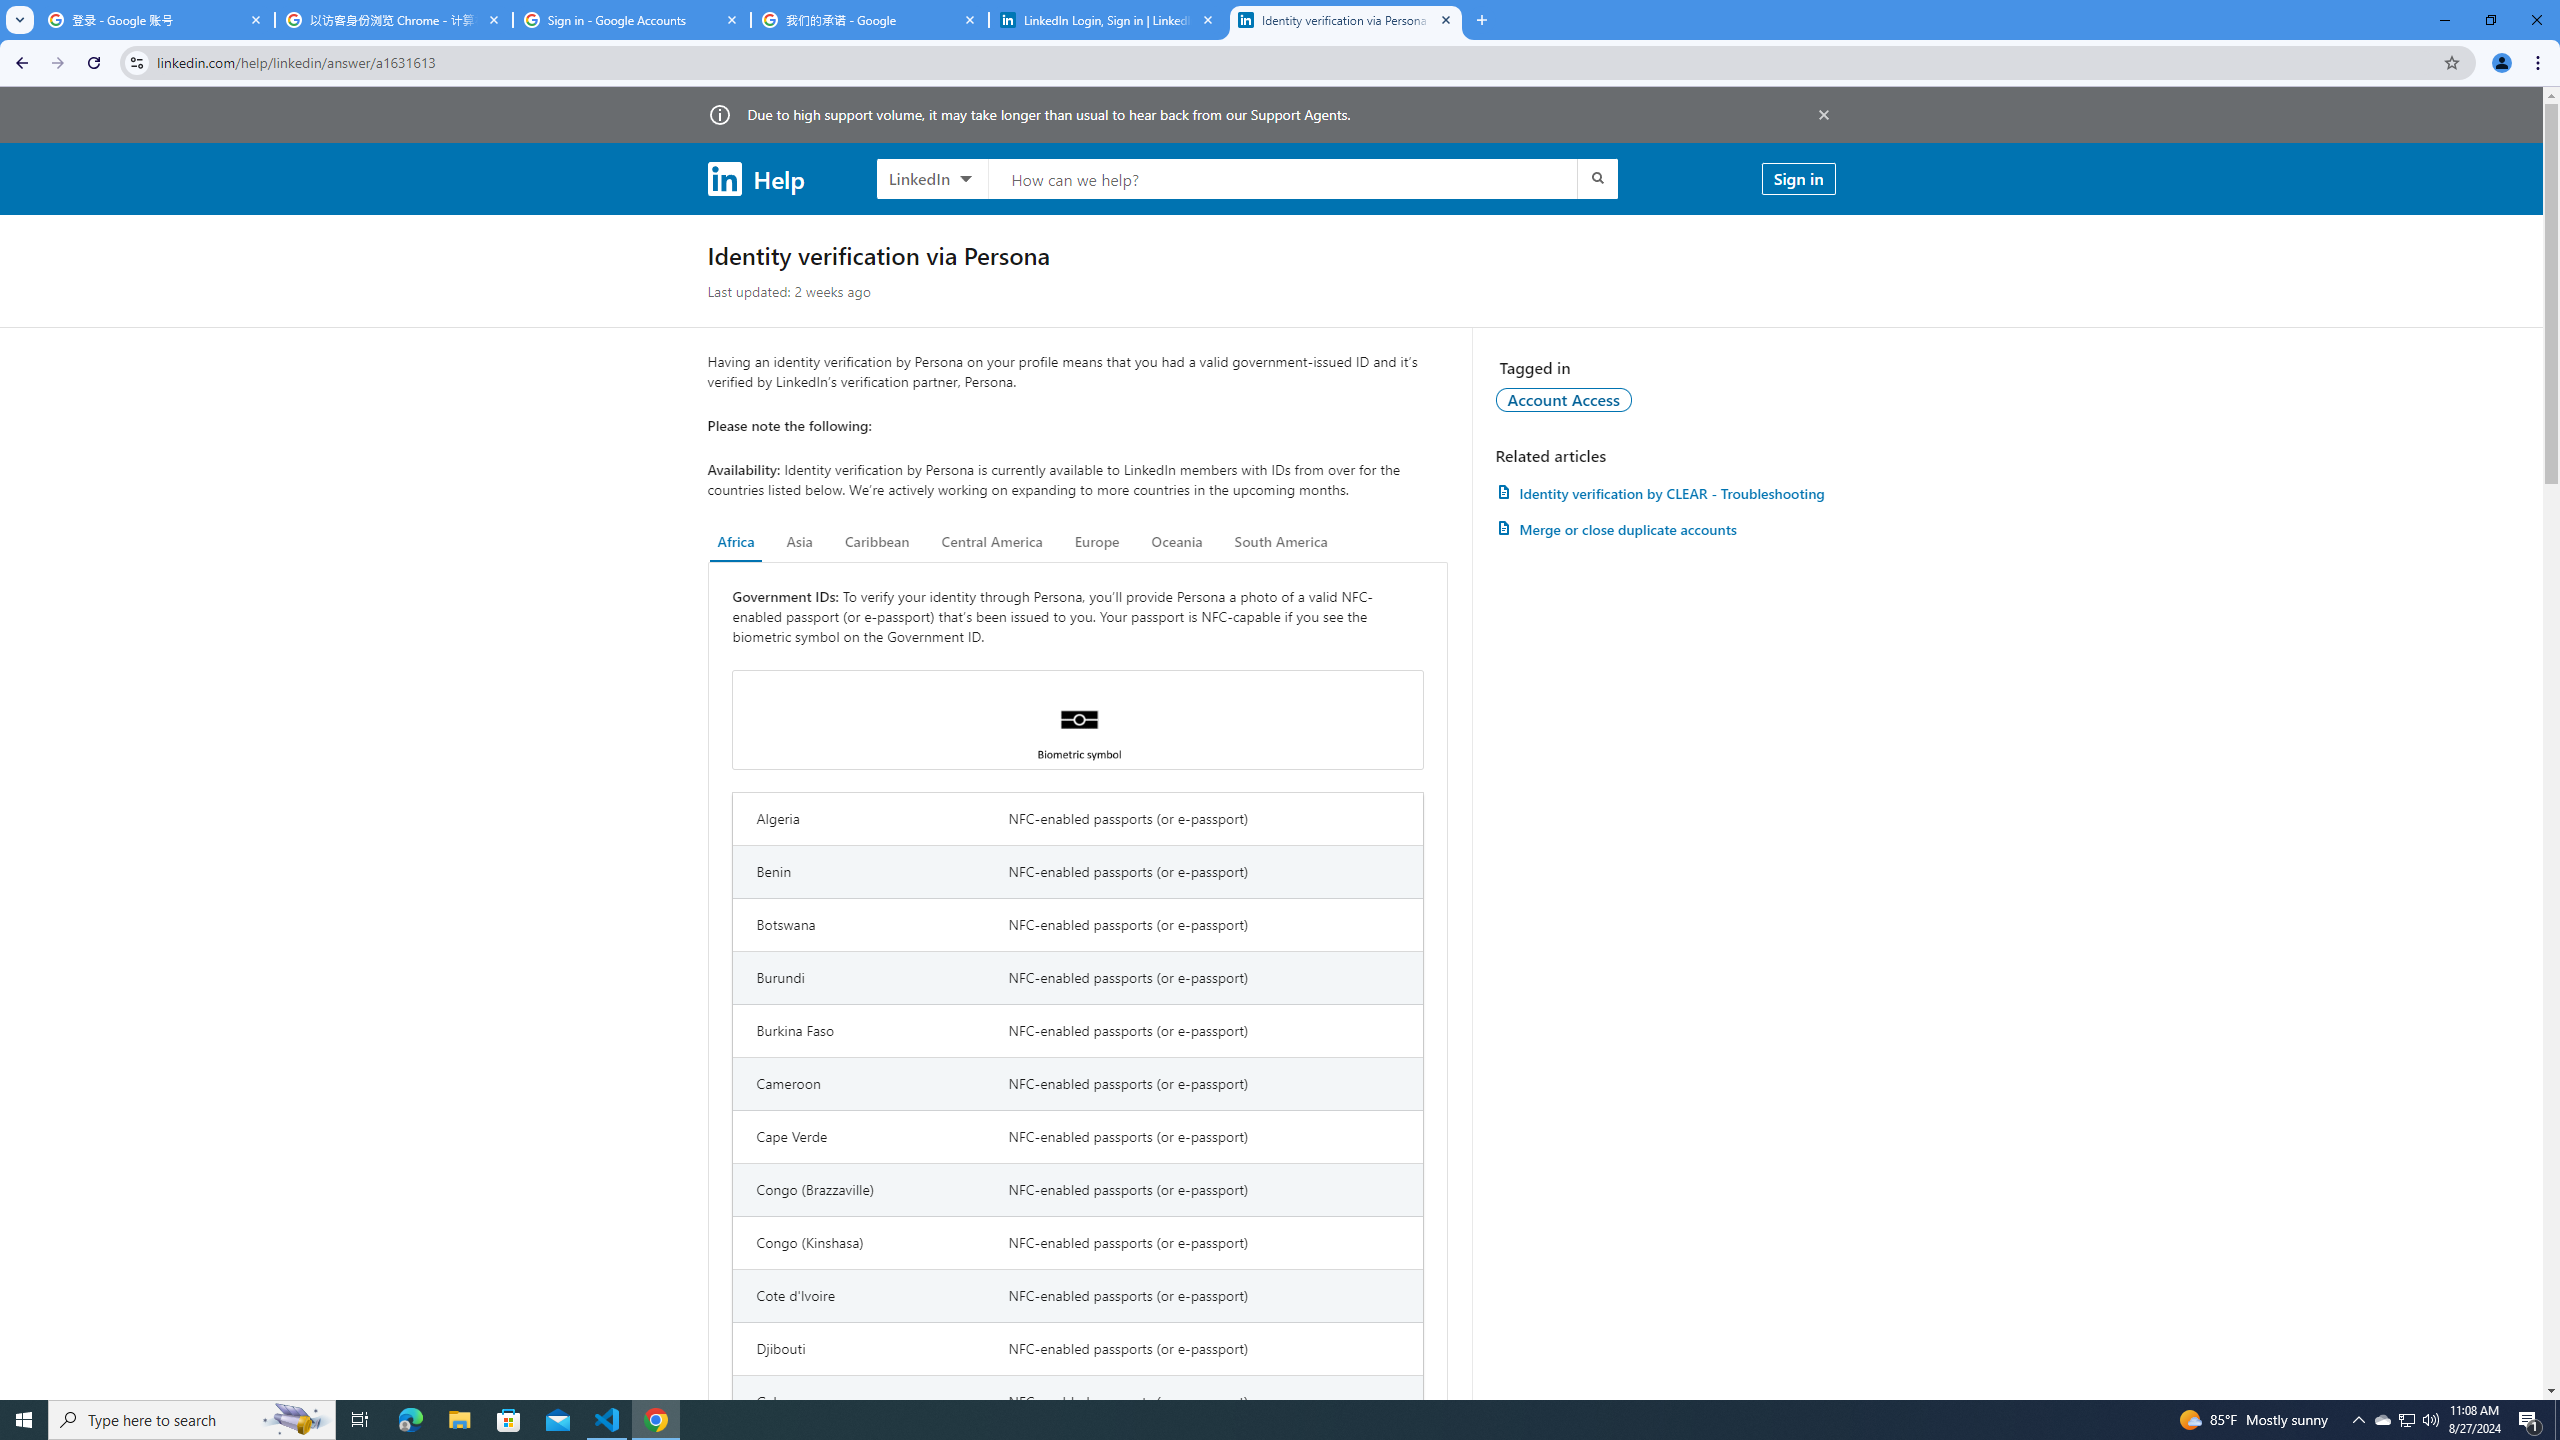 Image resolution: width=2560 pixels, height=1440 pixels. Describe the element at coordinates (1664, 528) in the screenshot. I see `'AutomationID: article-link-a1337200'` at that location.